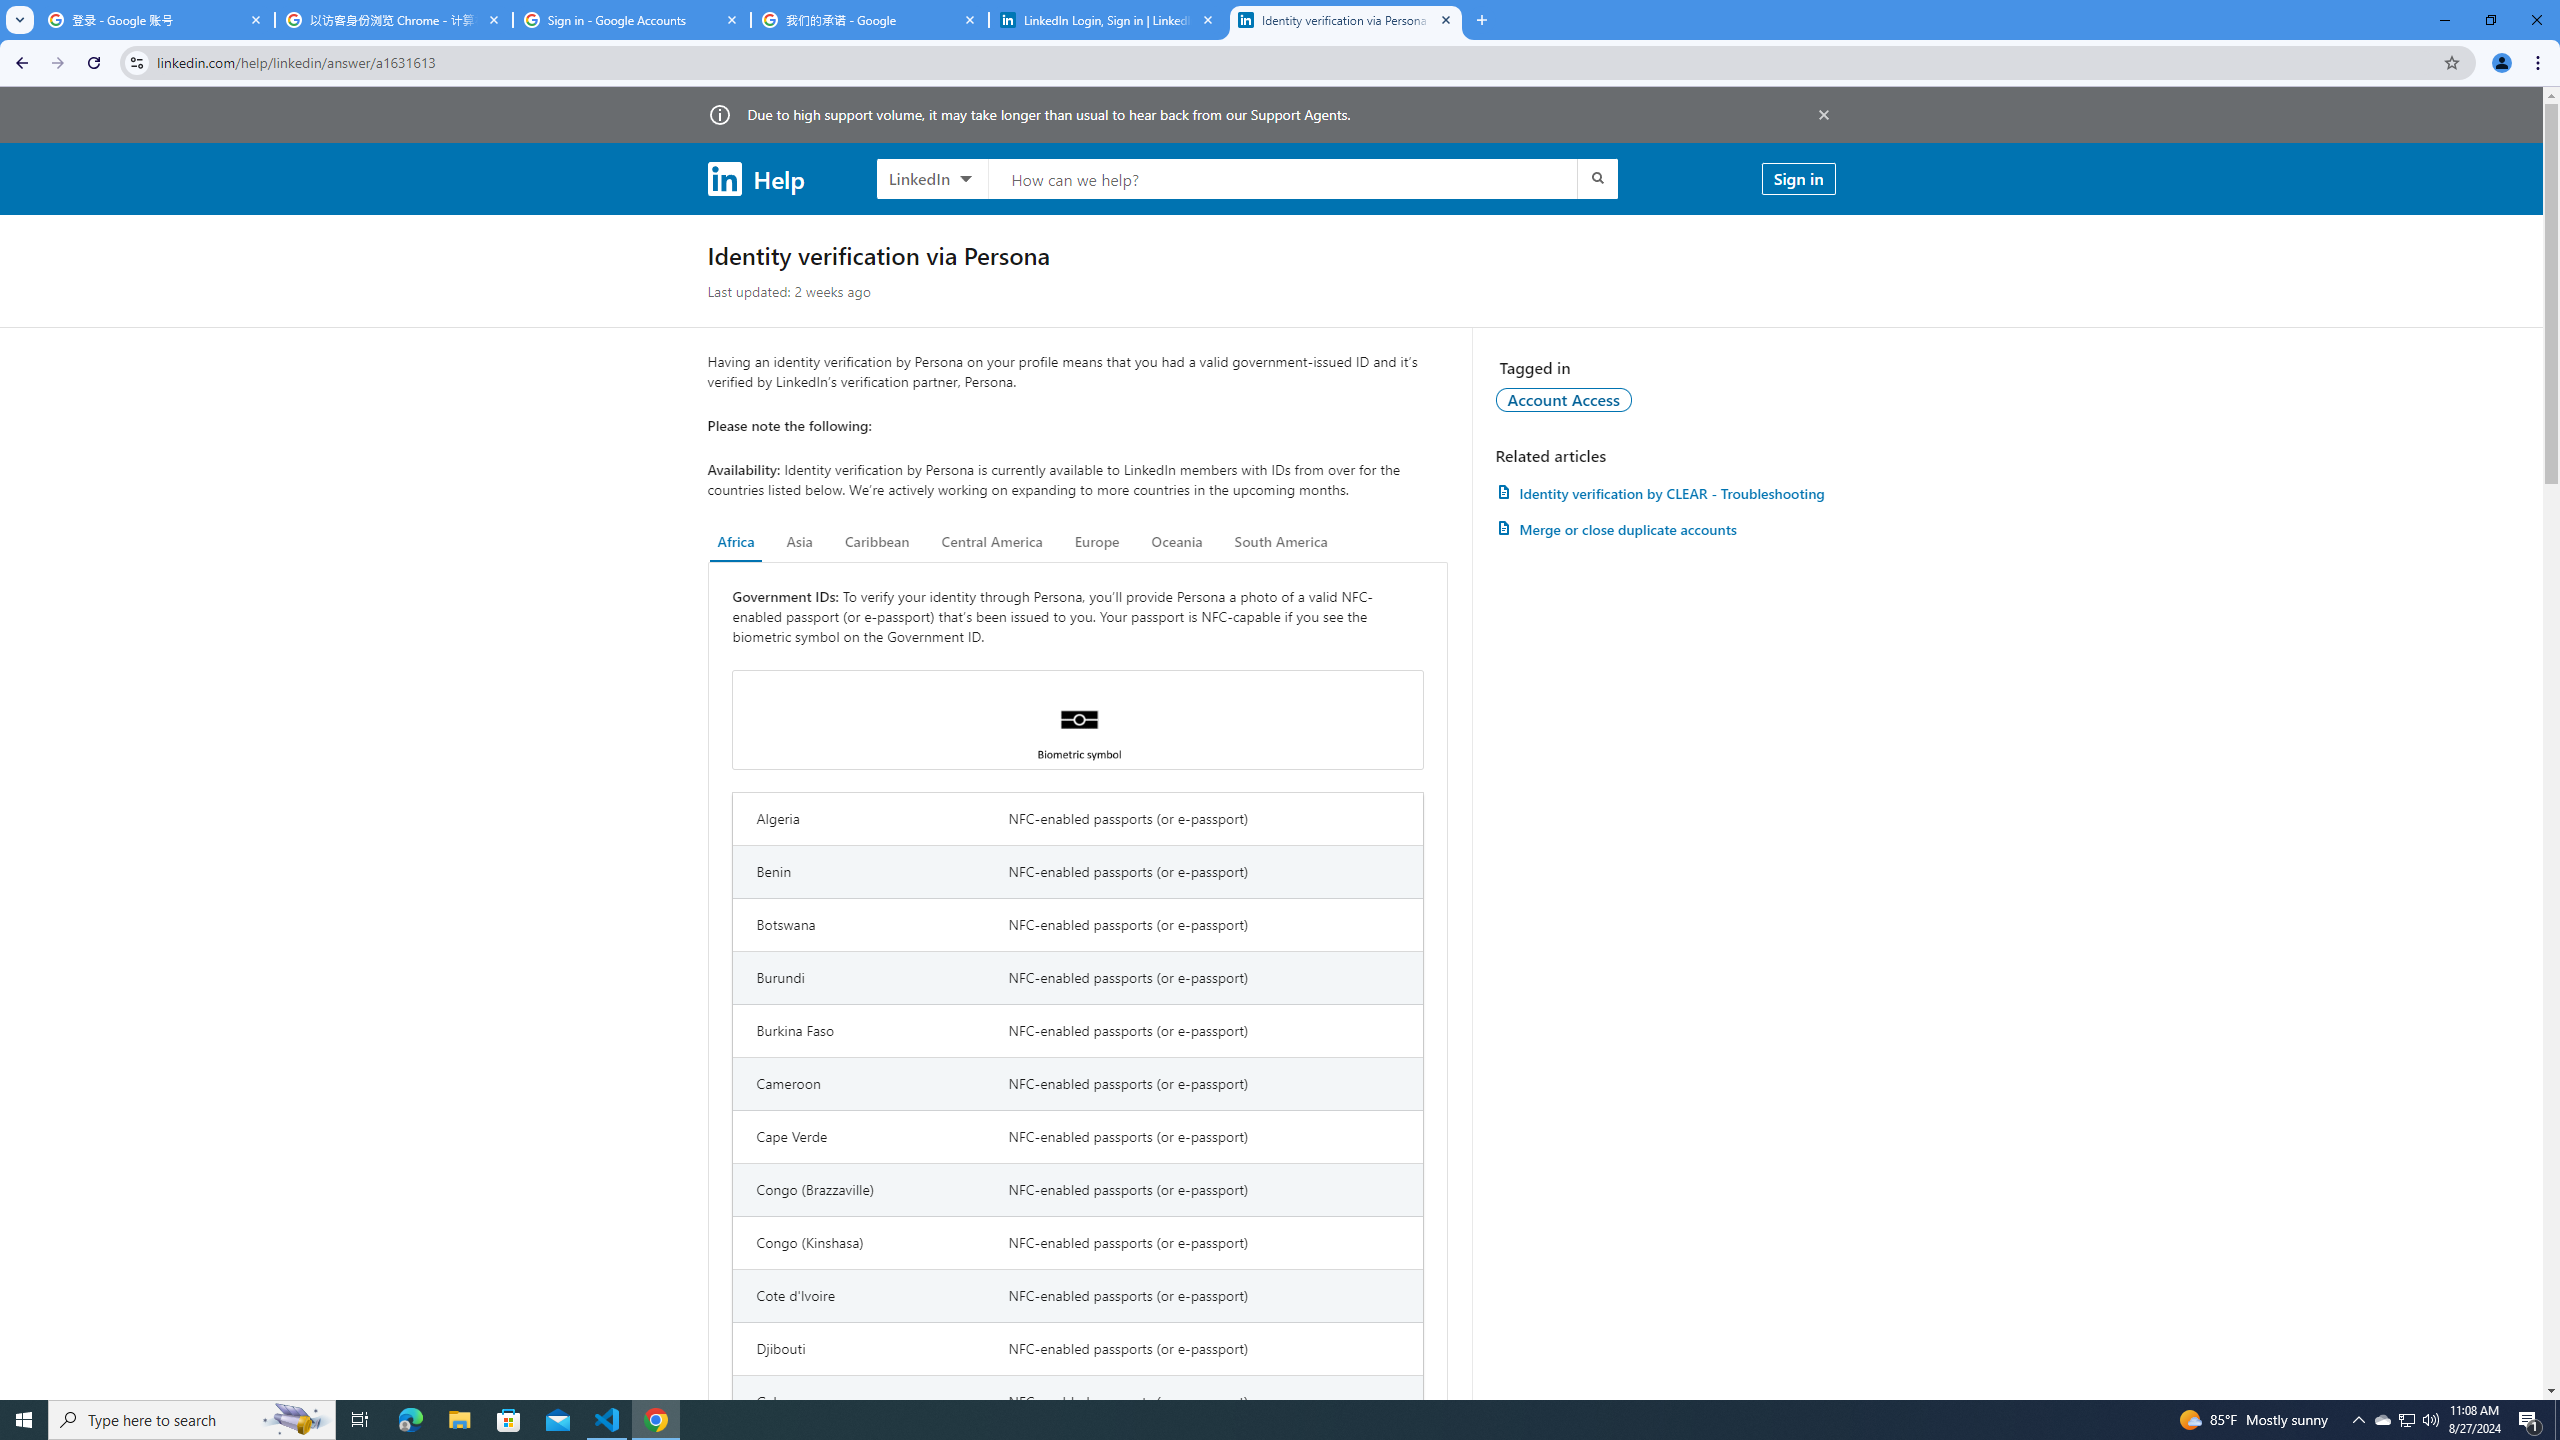 Image resolution: width=2560 pixels, height=1440 pixels. Describe the element at coordinates (1664, 528) in the screenshot. I see `'AutomationID: article-link-a1337200'` at that location.